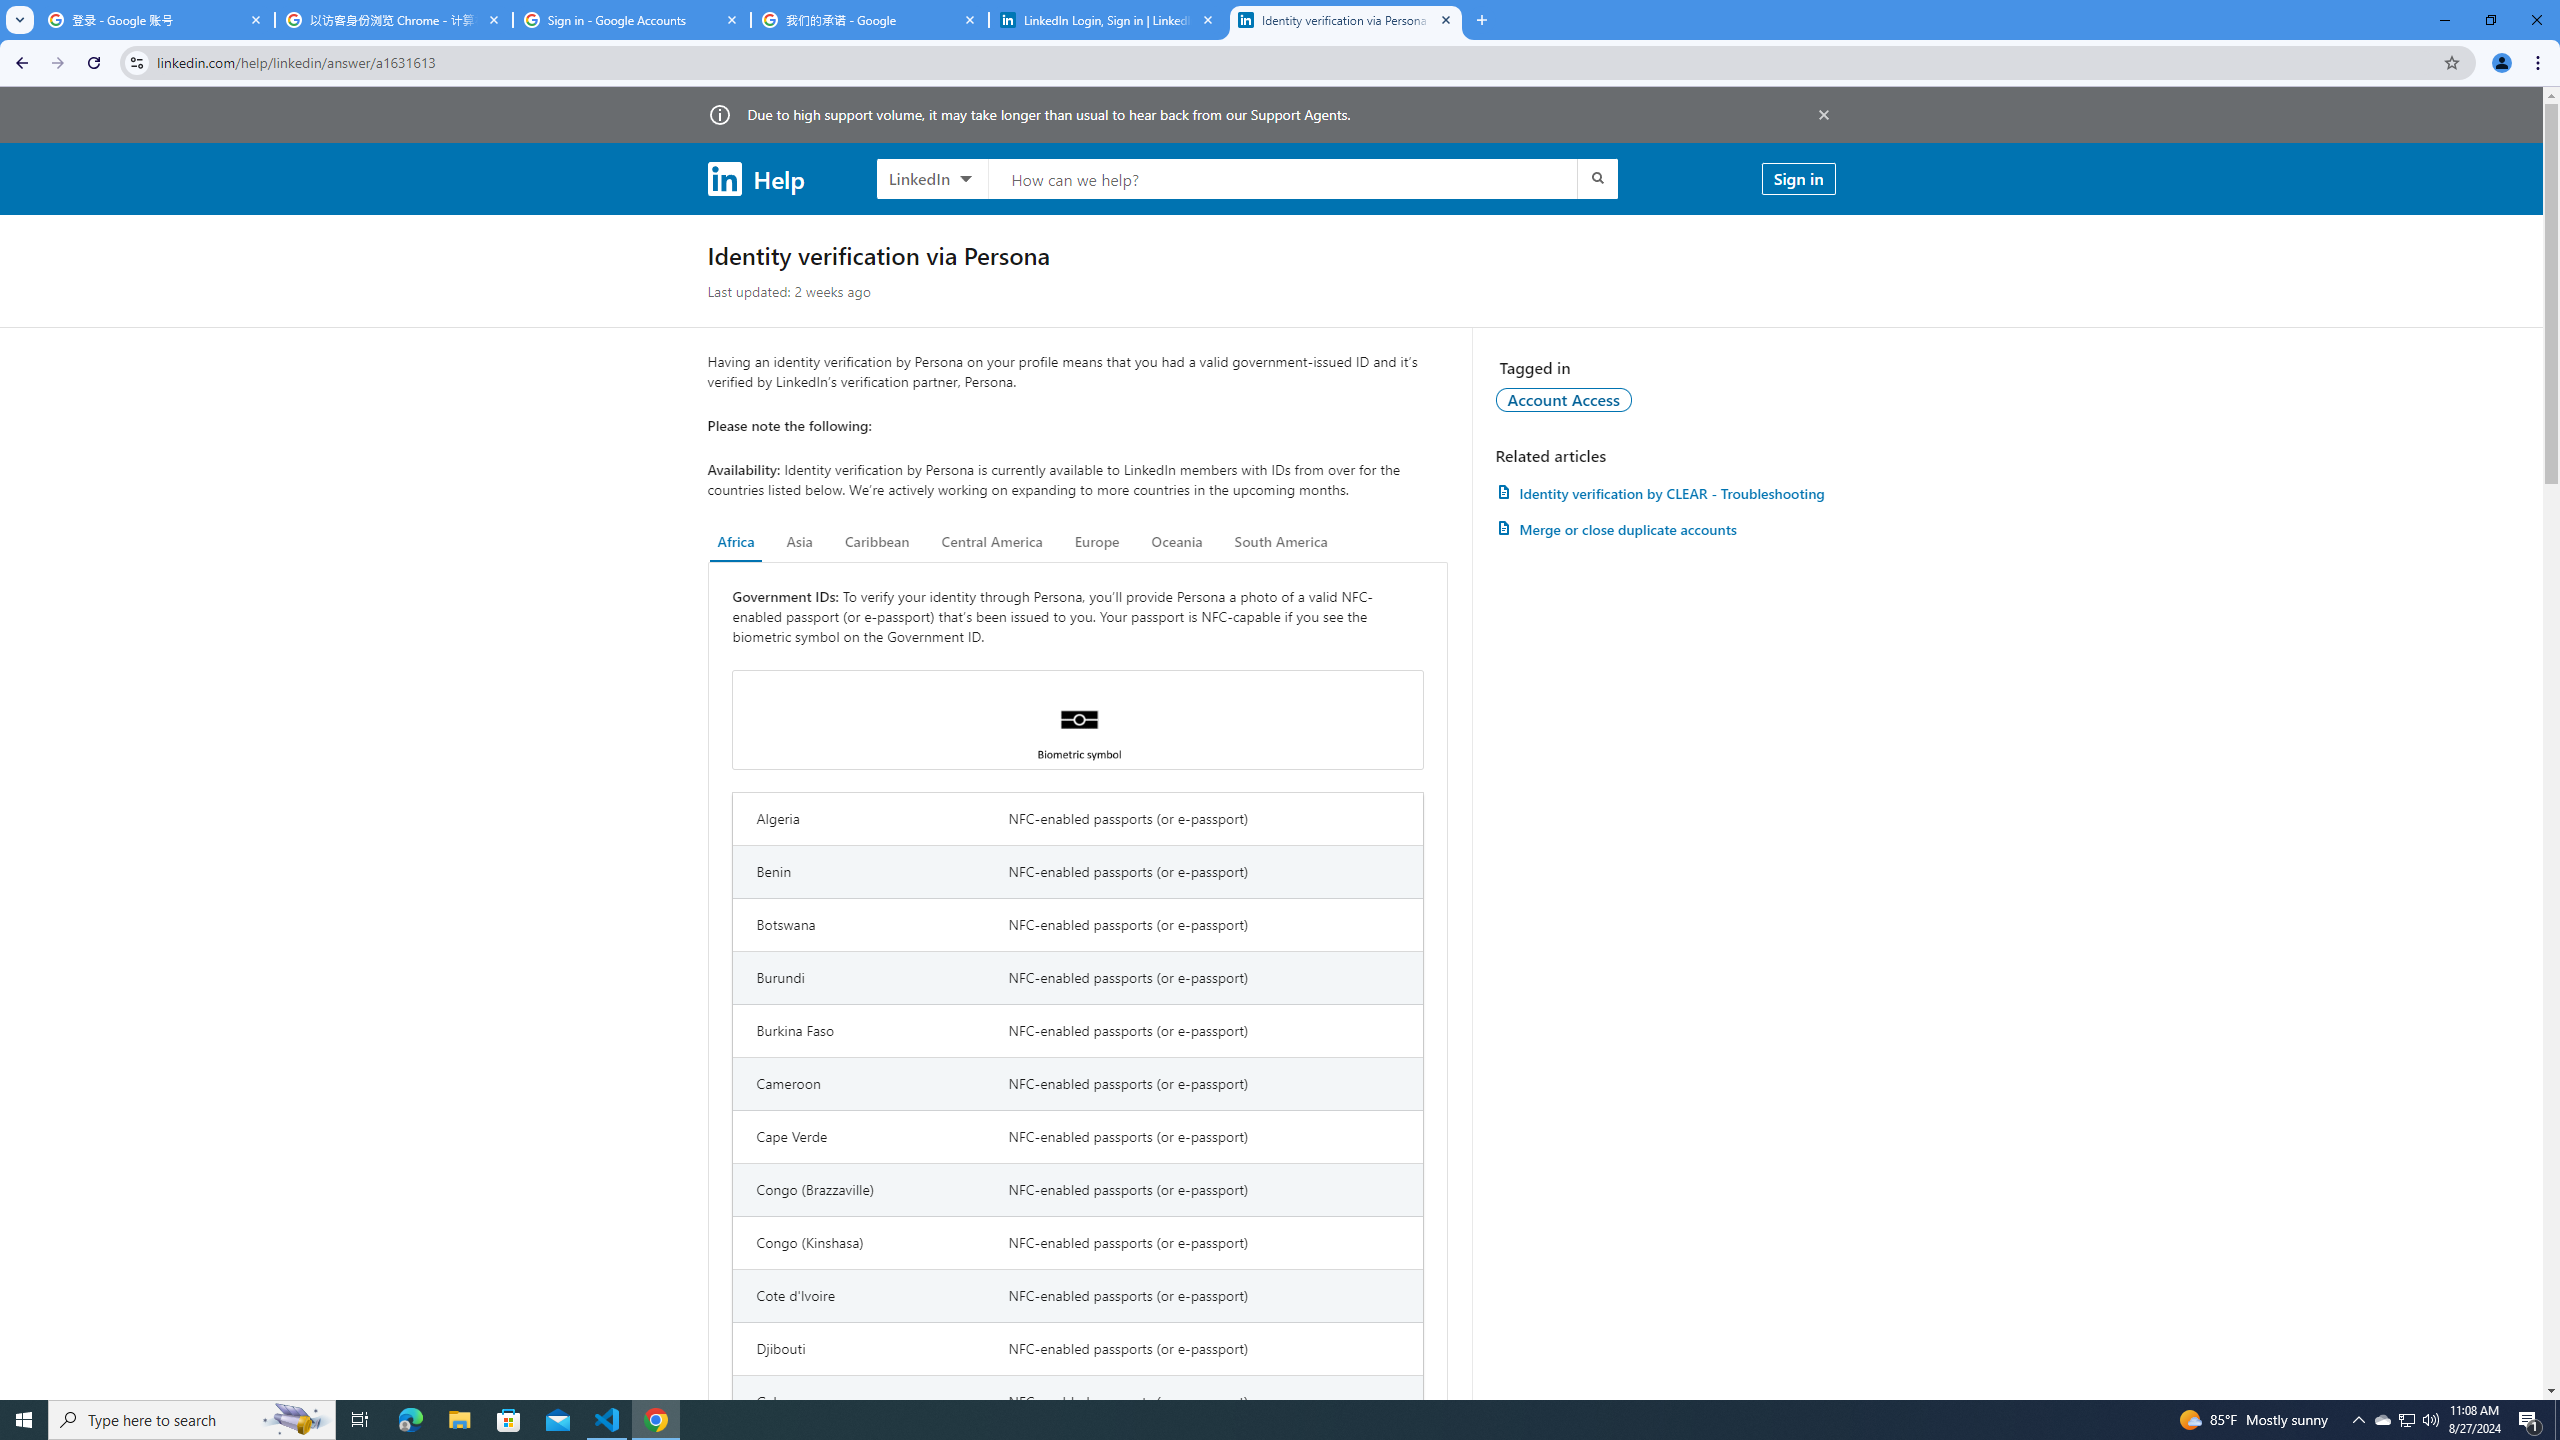 Image resolution: width=2560 pixels, height=1440 pixels. Describe the element at coordinates (1664, 528) in the screenshot. I see `'AutomationID: article-link-a1337200'` at that location.